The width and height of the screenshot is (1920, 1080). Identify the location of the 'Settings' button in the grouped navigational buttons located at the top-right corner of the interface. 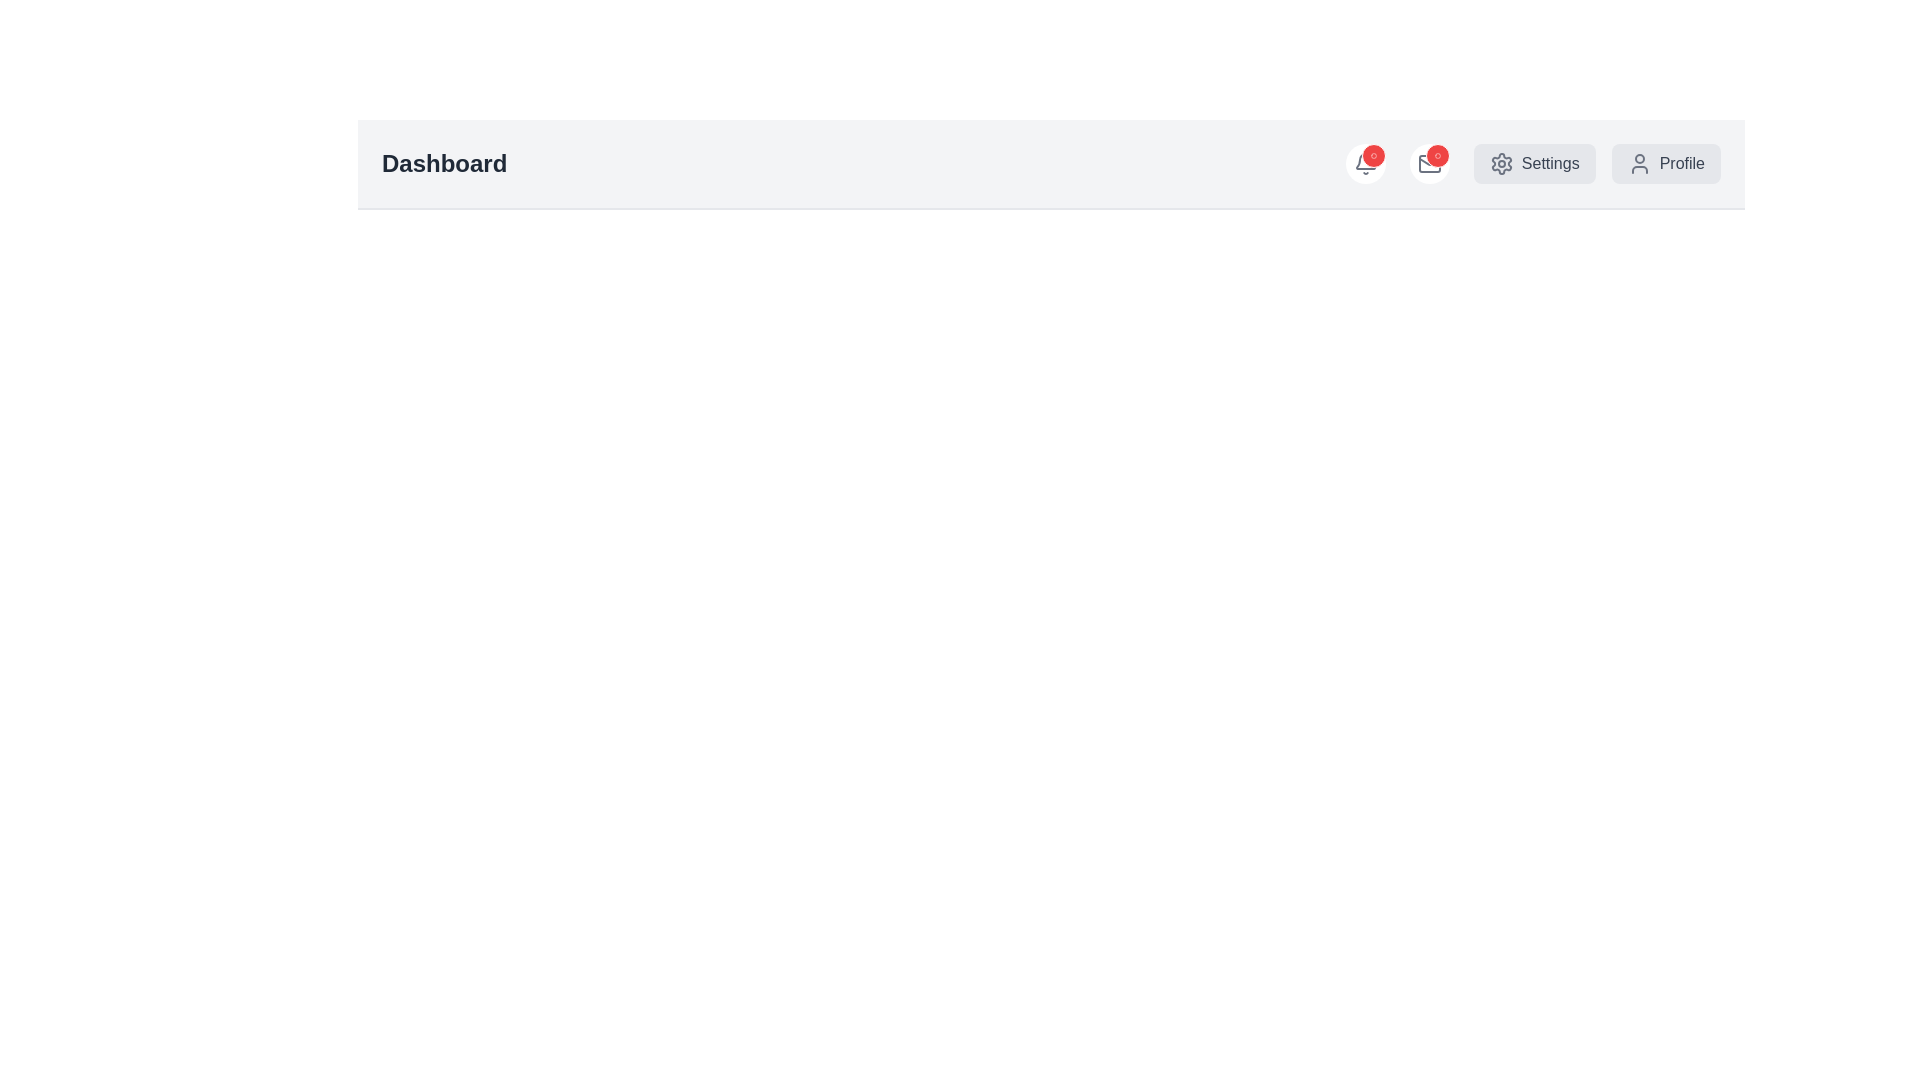
(1596, 163).